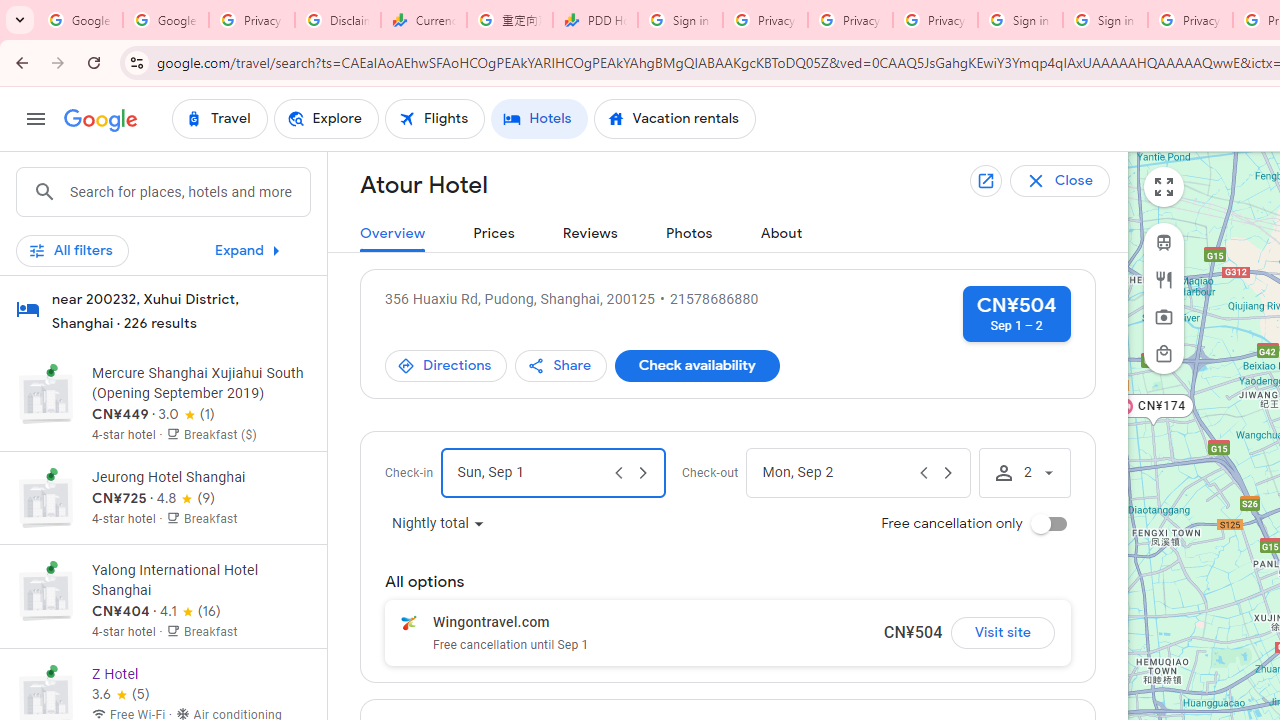 The height and width of the screenshot is (720, 1280). Describe the element at coordinates (539, 119) in the screenshot. I see `'Hotels'` at that location.